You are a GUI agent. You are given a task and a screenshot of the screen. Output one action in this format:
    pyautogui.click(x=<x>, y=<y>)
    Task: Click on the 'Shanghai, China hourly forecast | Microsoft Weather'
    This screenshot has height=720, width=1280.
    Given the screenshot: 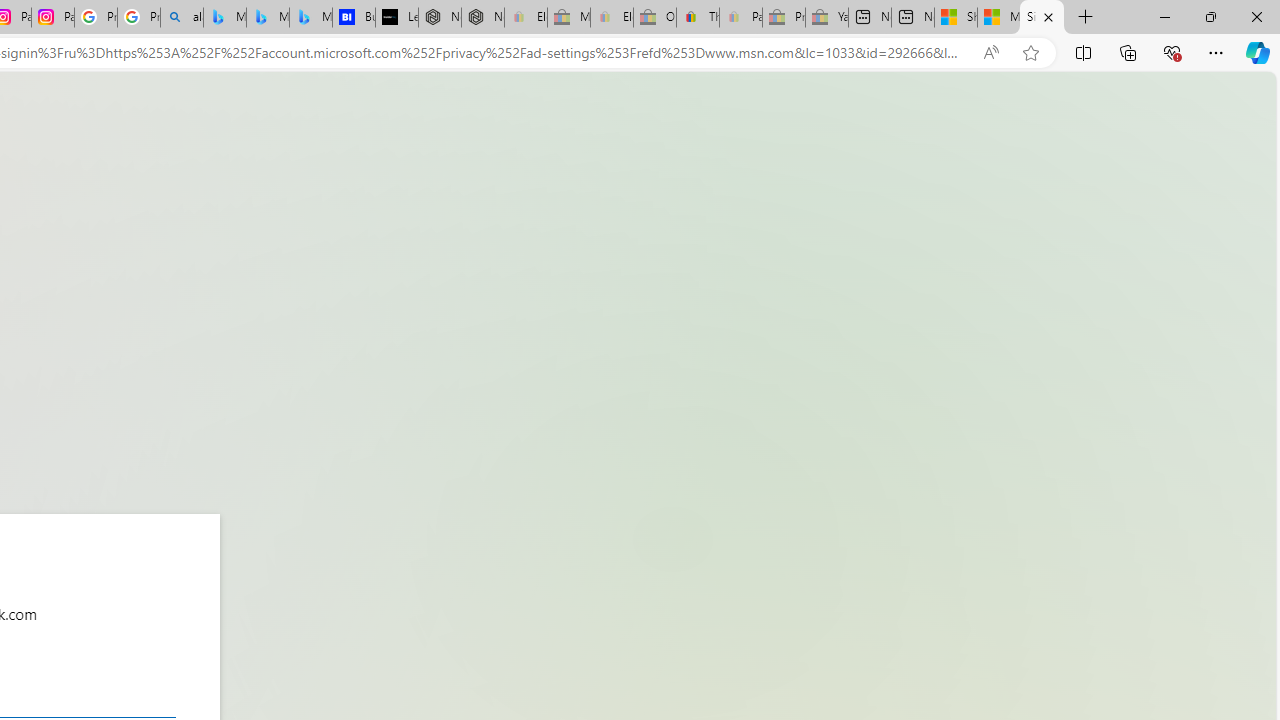 What is the action you would take?
    pyautogui.click(x=954, y=17)
    